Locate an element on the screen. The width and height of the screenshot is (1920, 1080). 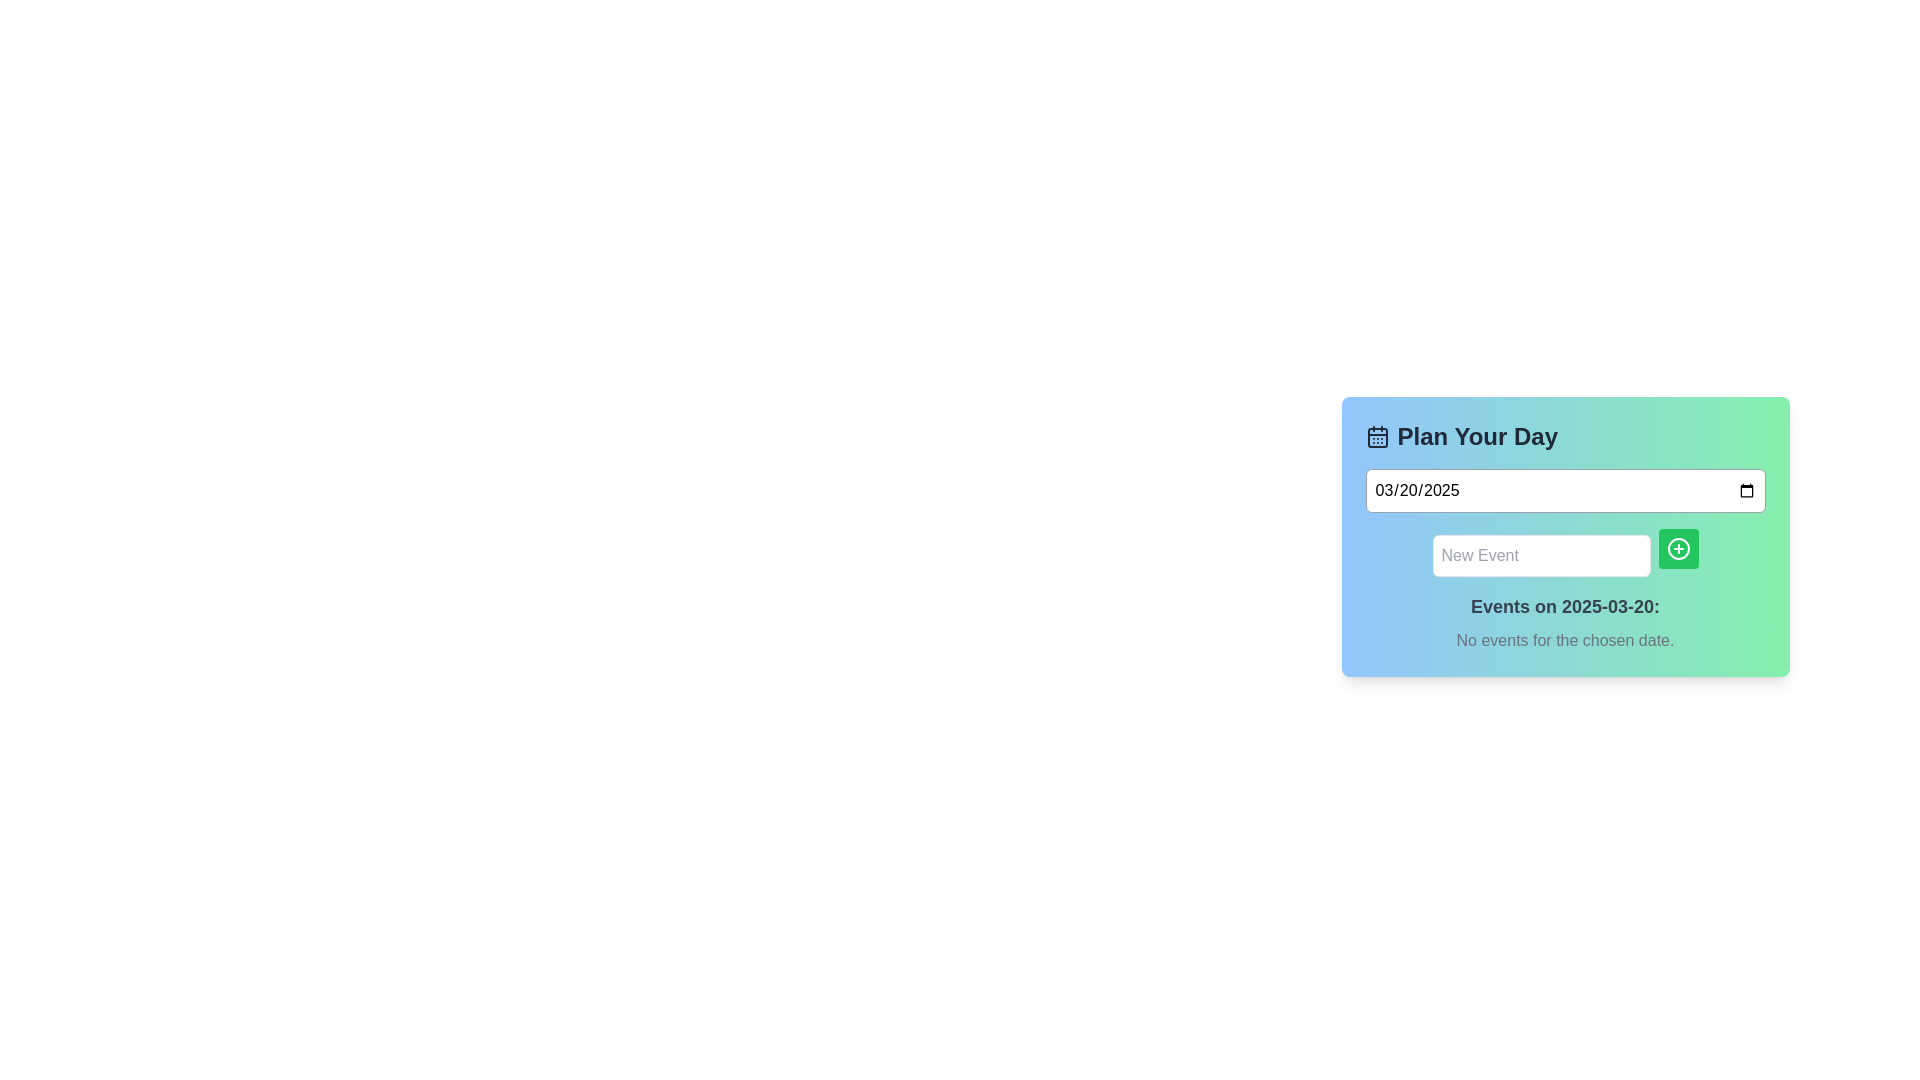
the decorative graphical element that visually represents the calendar icon, located at the top-left corner of the 'Plan Your Day' card is located at coordinates (1376, 437).